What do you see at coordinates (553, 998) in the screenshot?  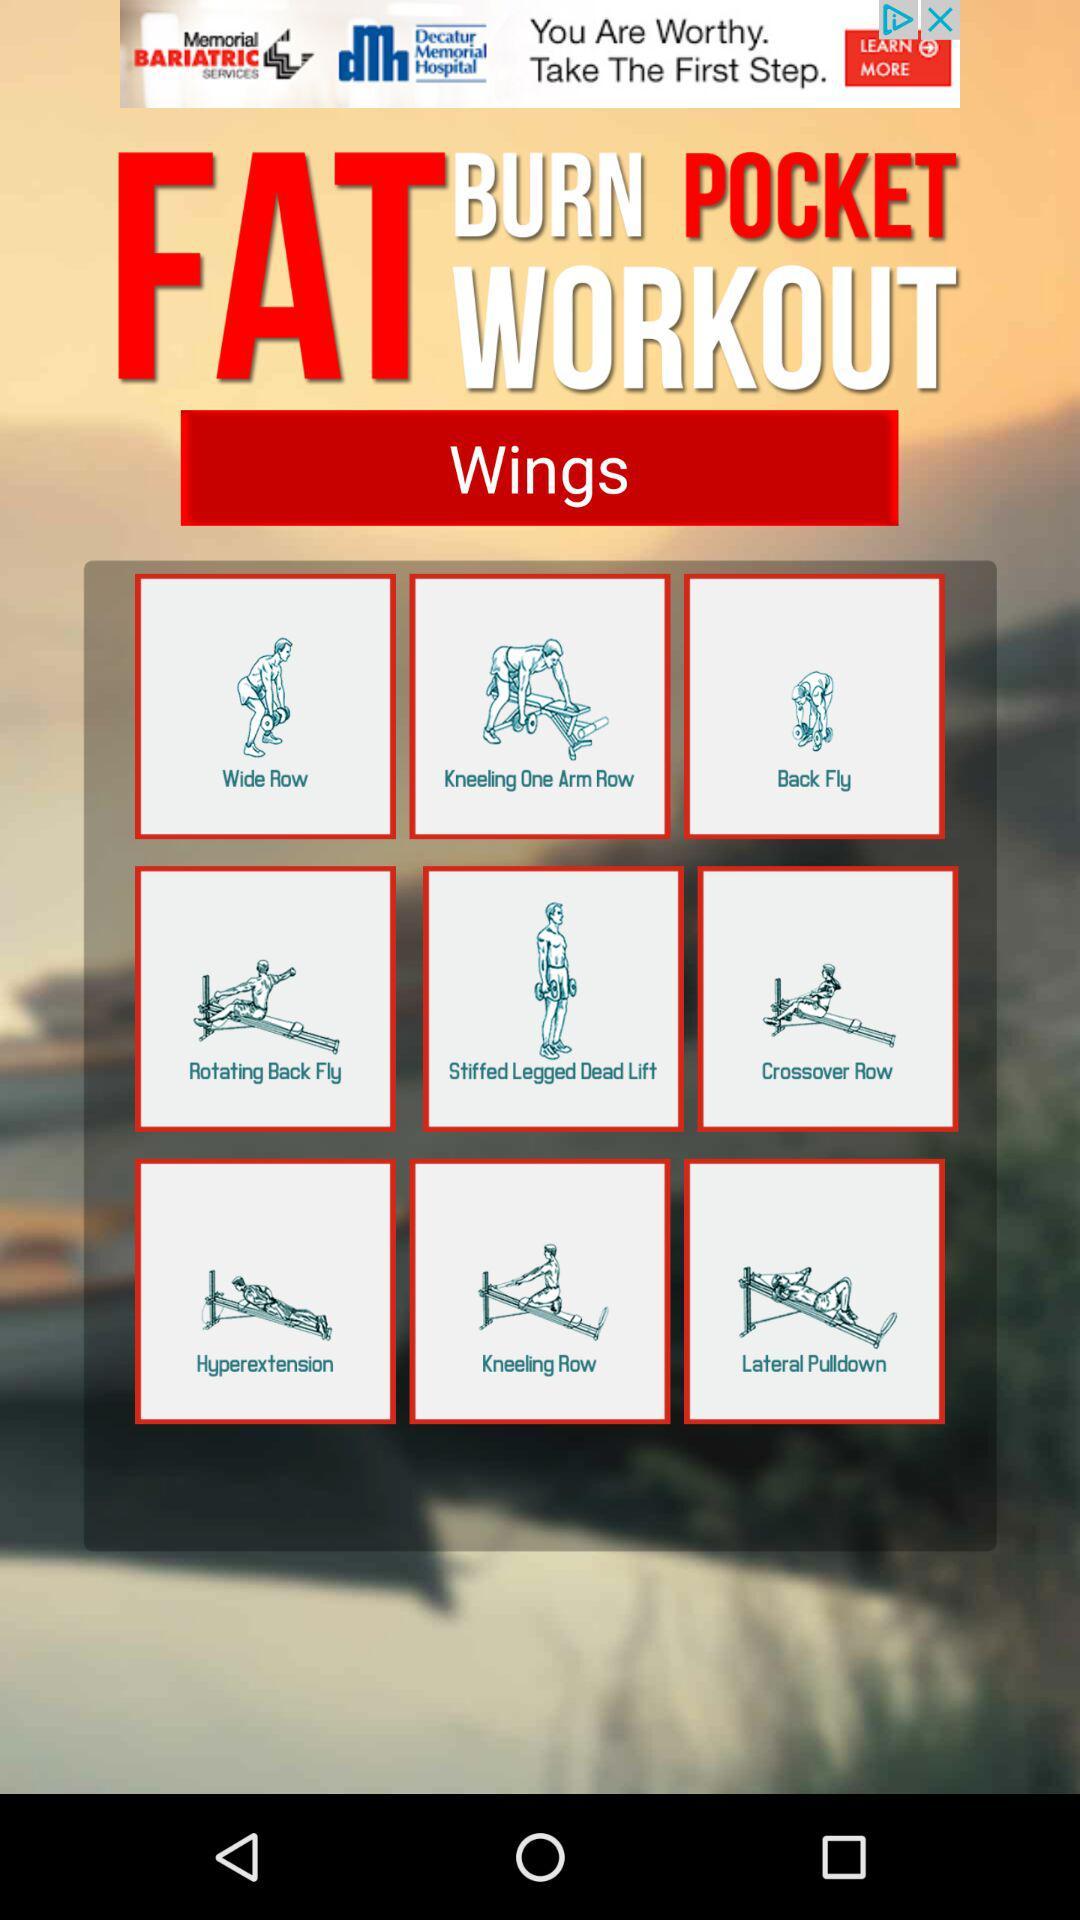 I see `content picture` at bounding box center [553, 998].